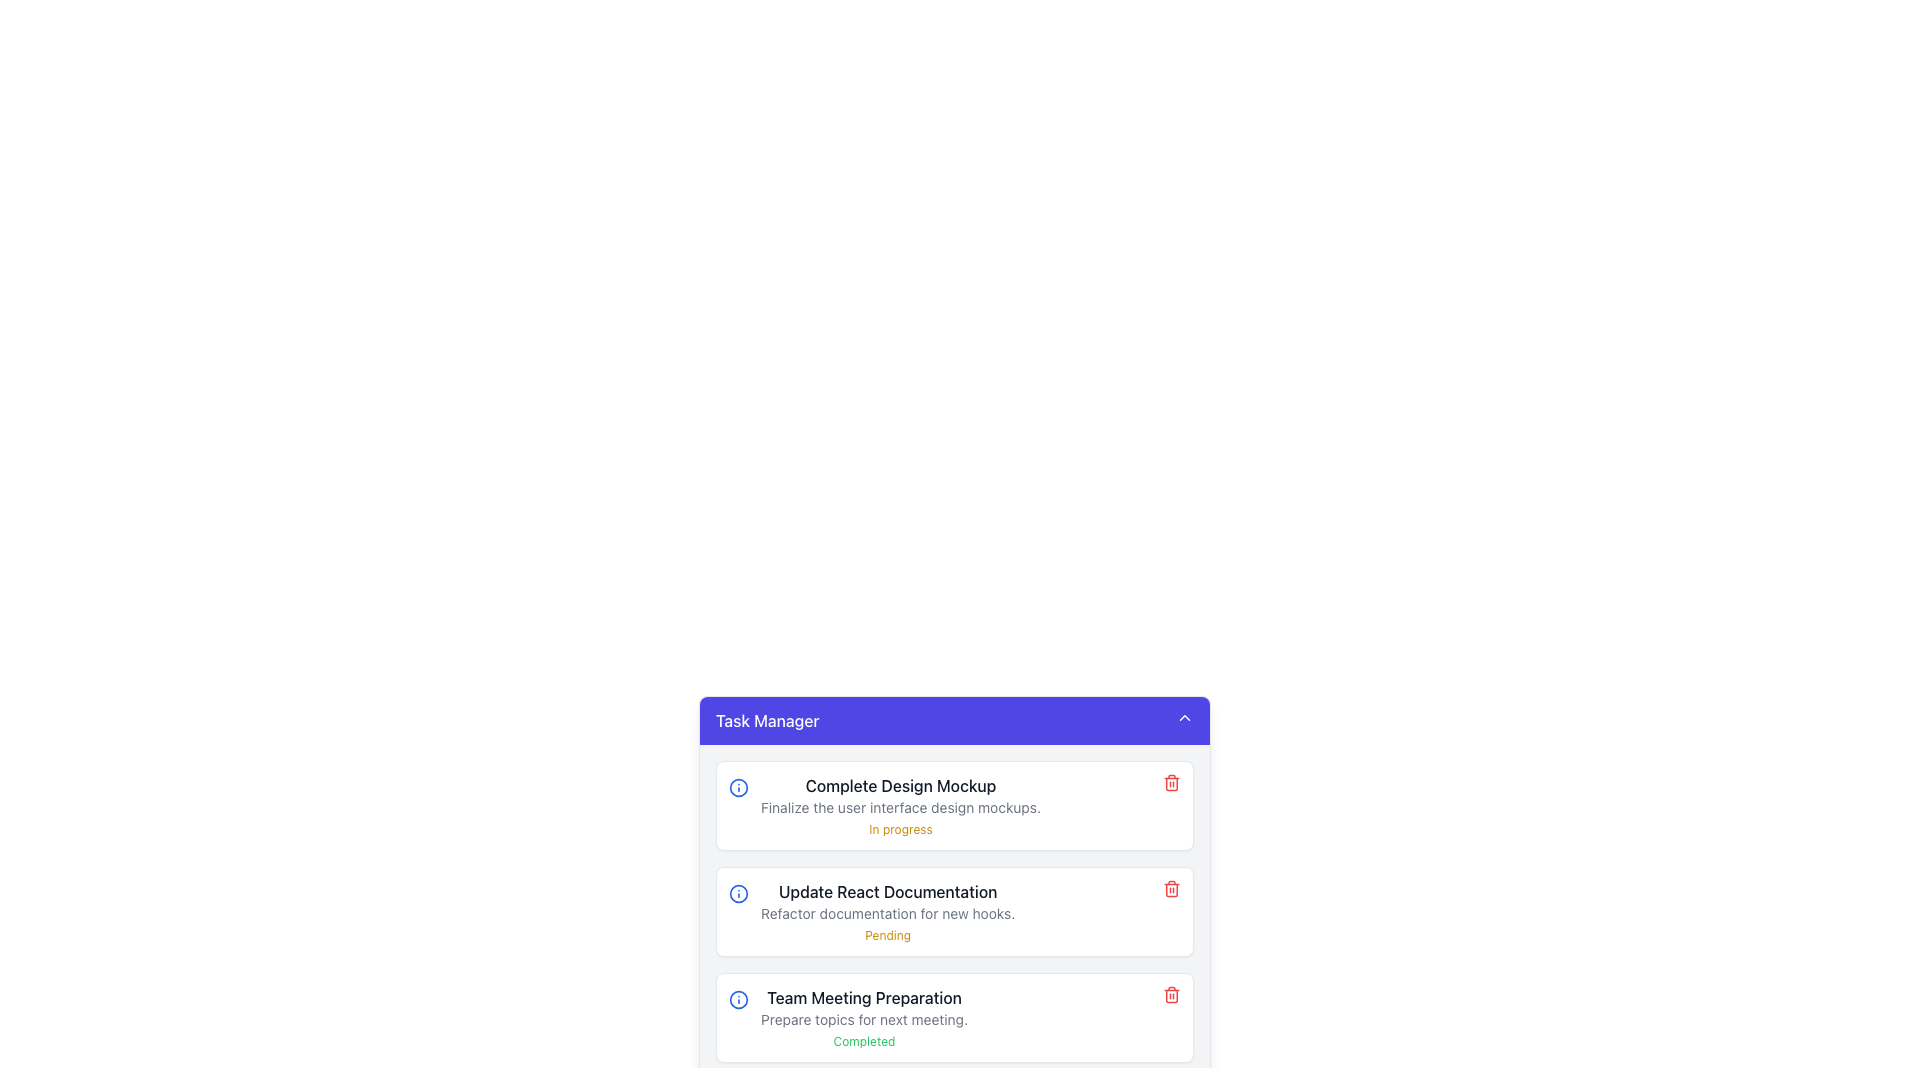 The width and height of the screenshot is (1920, 1080). I want to click on the text label displaying 'In progress' at the bottom of the 'Task Manager' card for the task 'Complete Design Mockup', so click(900, 829).